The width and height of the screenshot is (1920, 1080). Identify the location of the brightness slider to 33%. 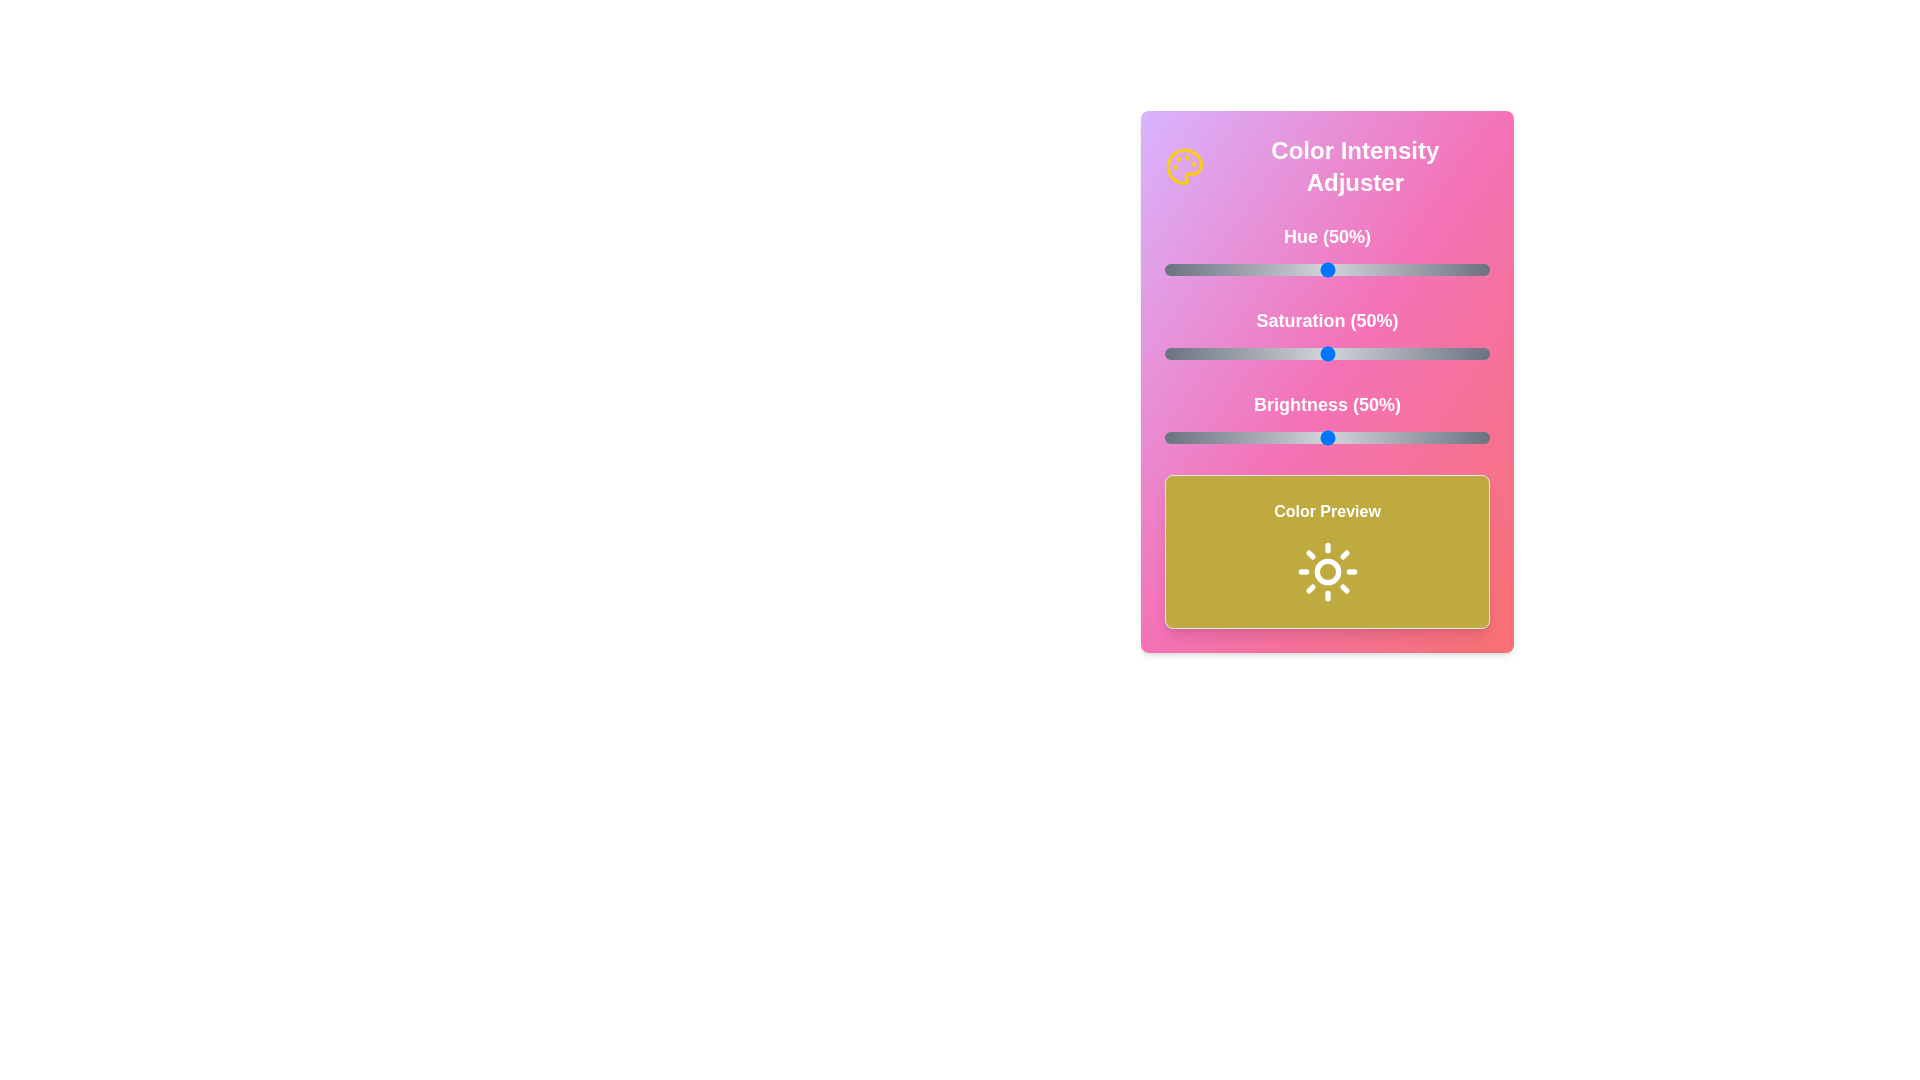
(1271, 437).